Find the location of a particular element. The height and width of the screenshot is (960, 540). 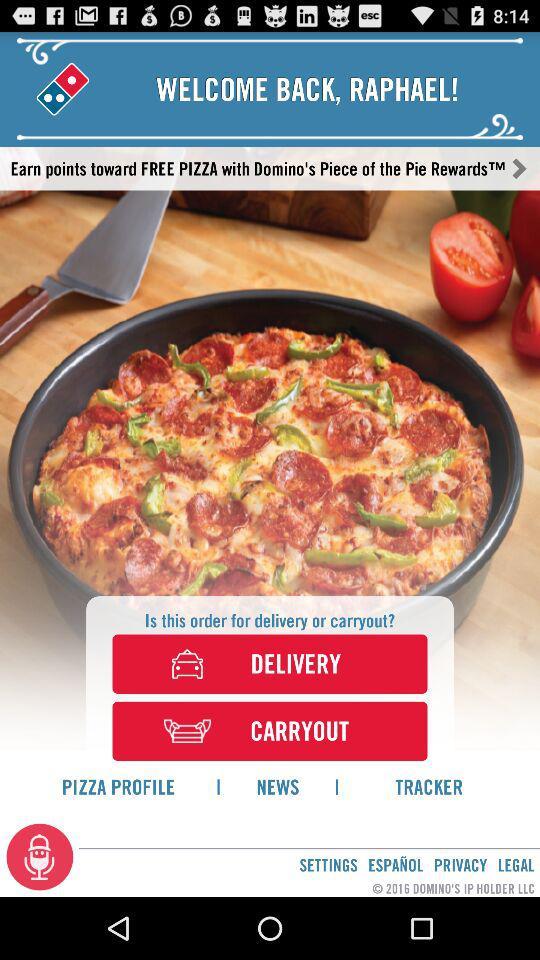

the item to the left of the | is located at coordinates (118, 786).